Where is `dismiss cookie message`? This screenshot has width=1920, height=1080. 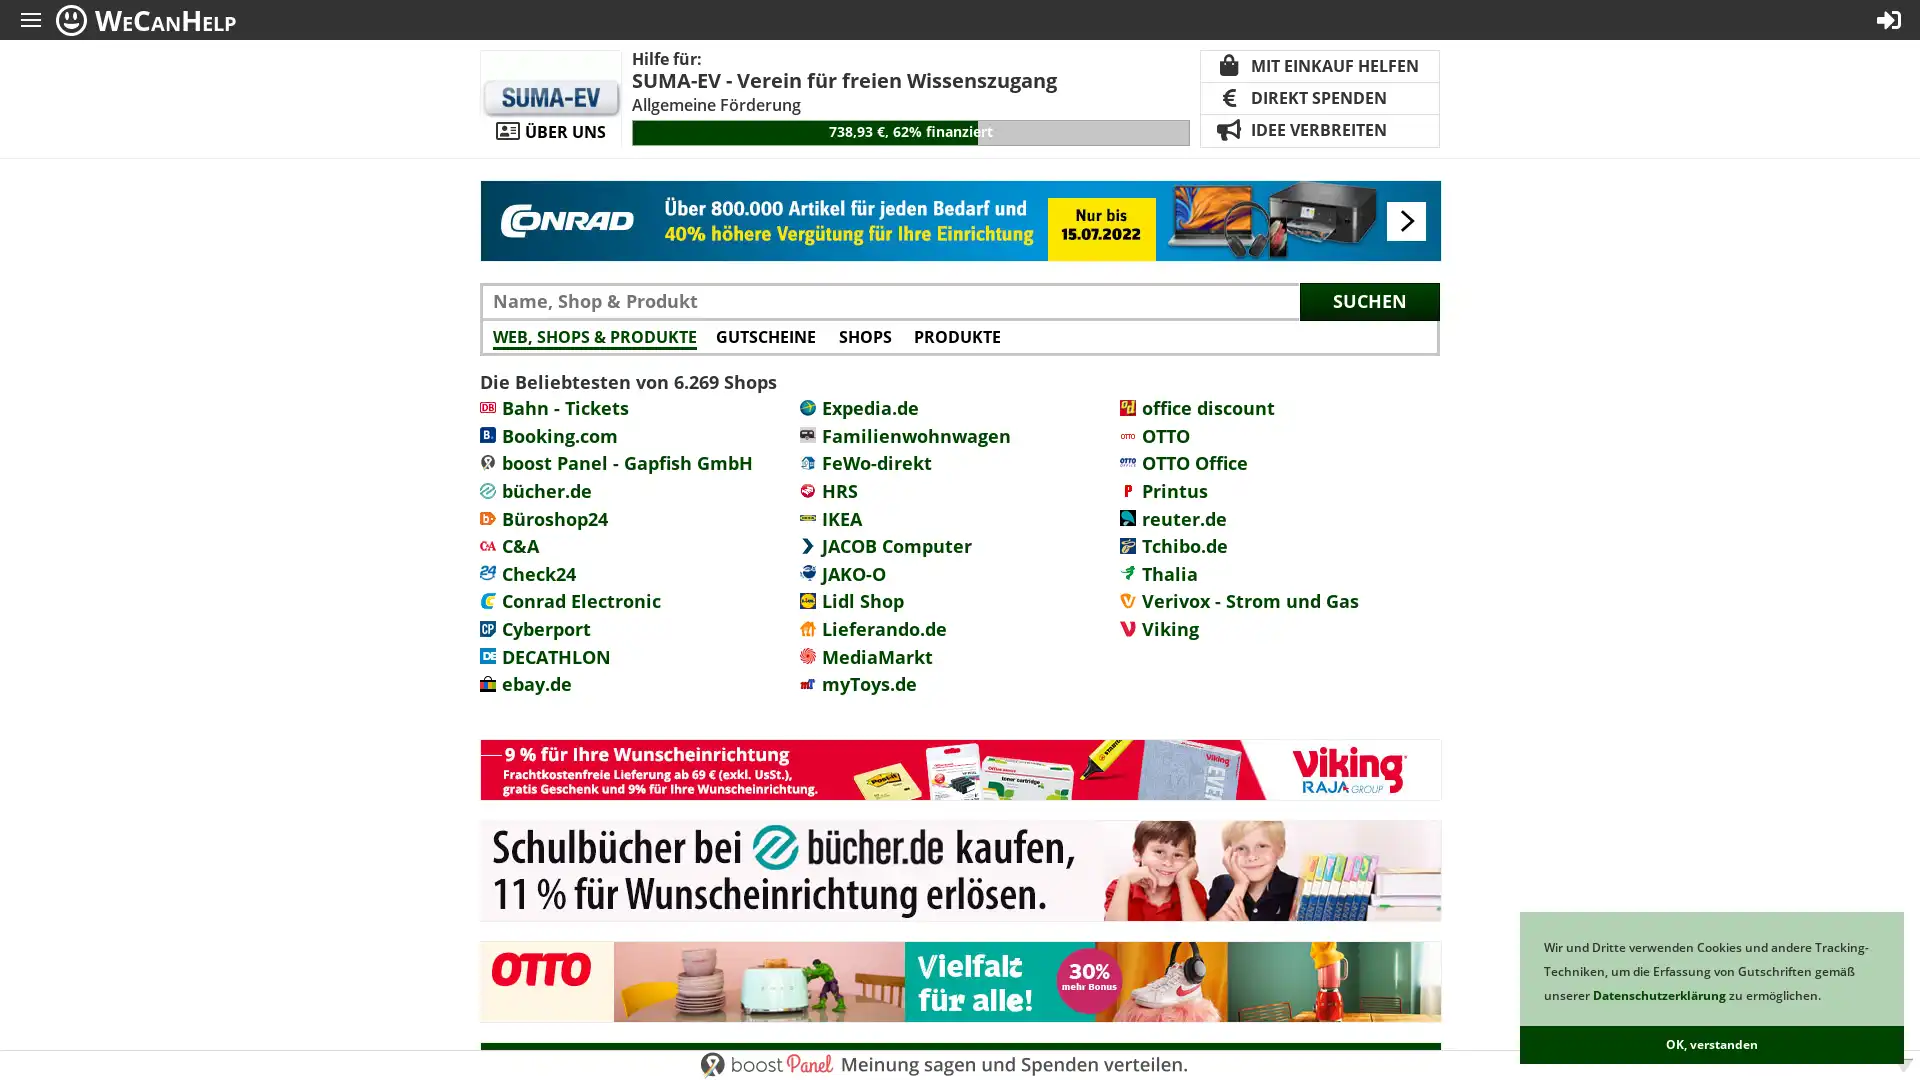 dismiss cookie message is located at coordinates (1711, 1044).